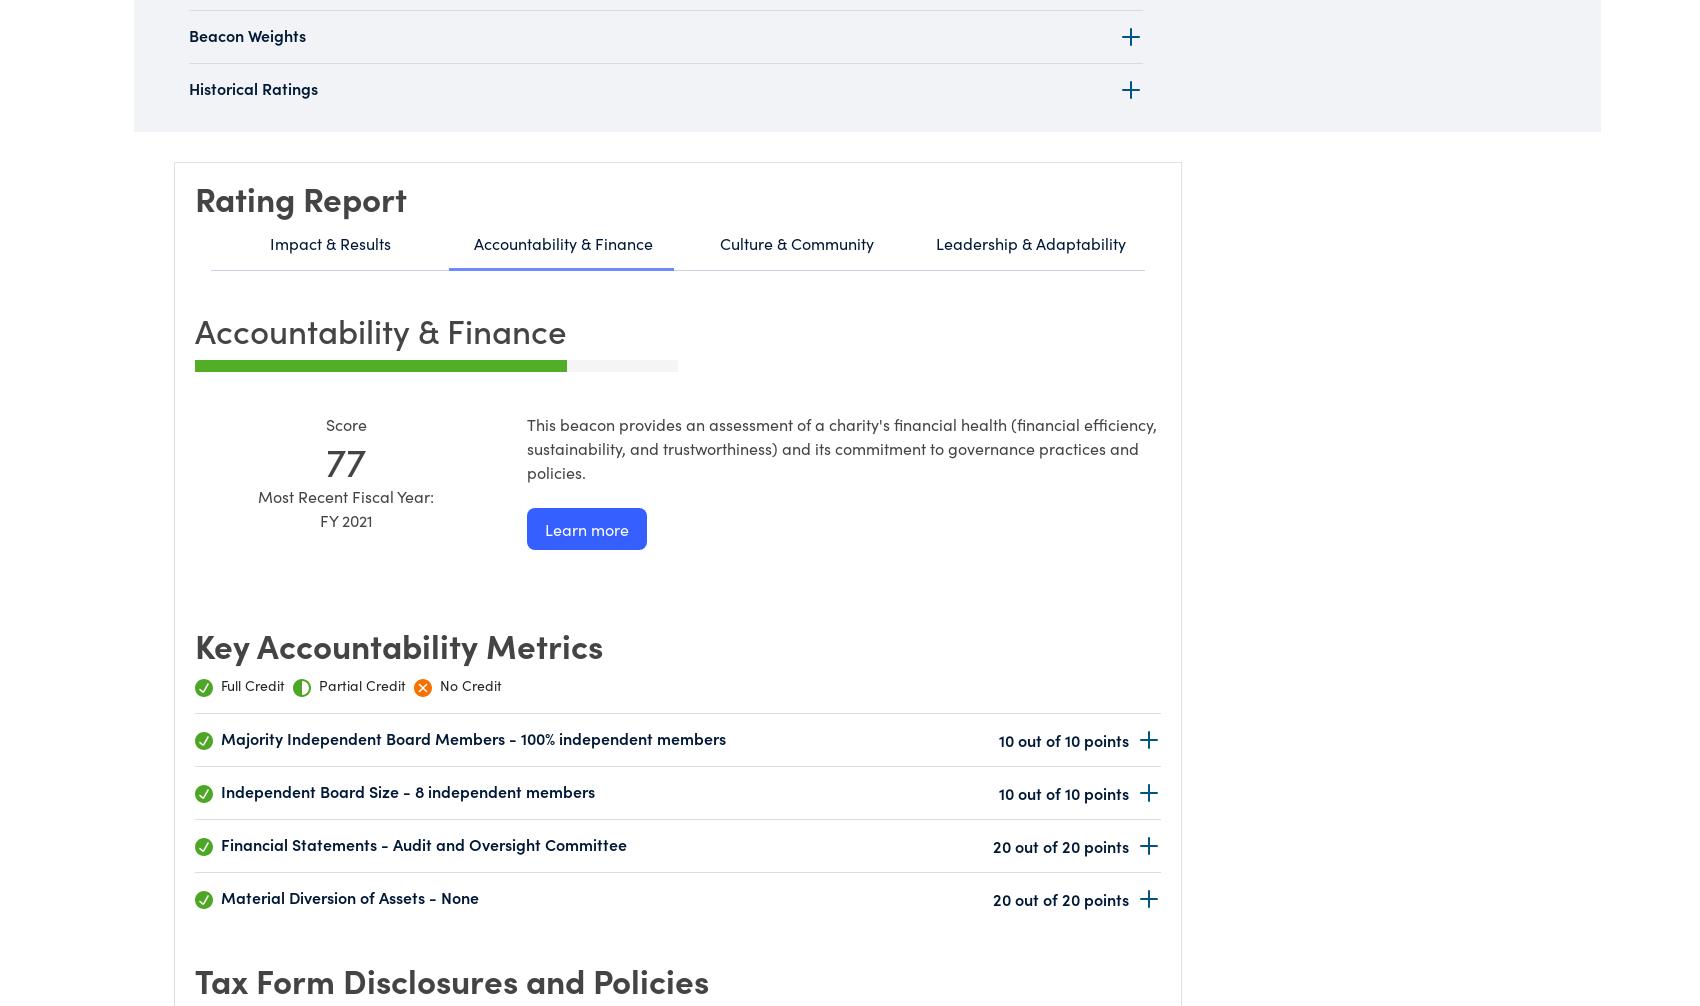 This screenshot has height=1006, width=1700. Describe the element at coordinates (1029, 243) in the screenshot. I see `'Leadership & Adaptability'` at that location.